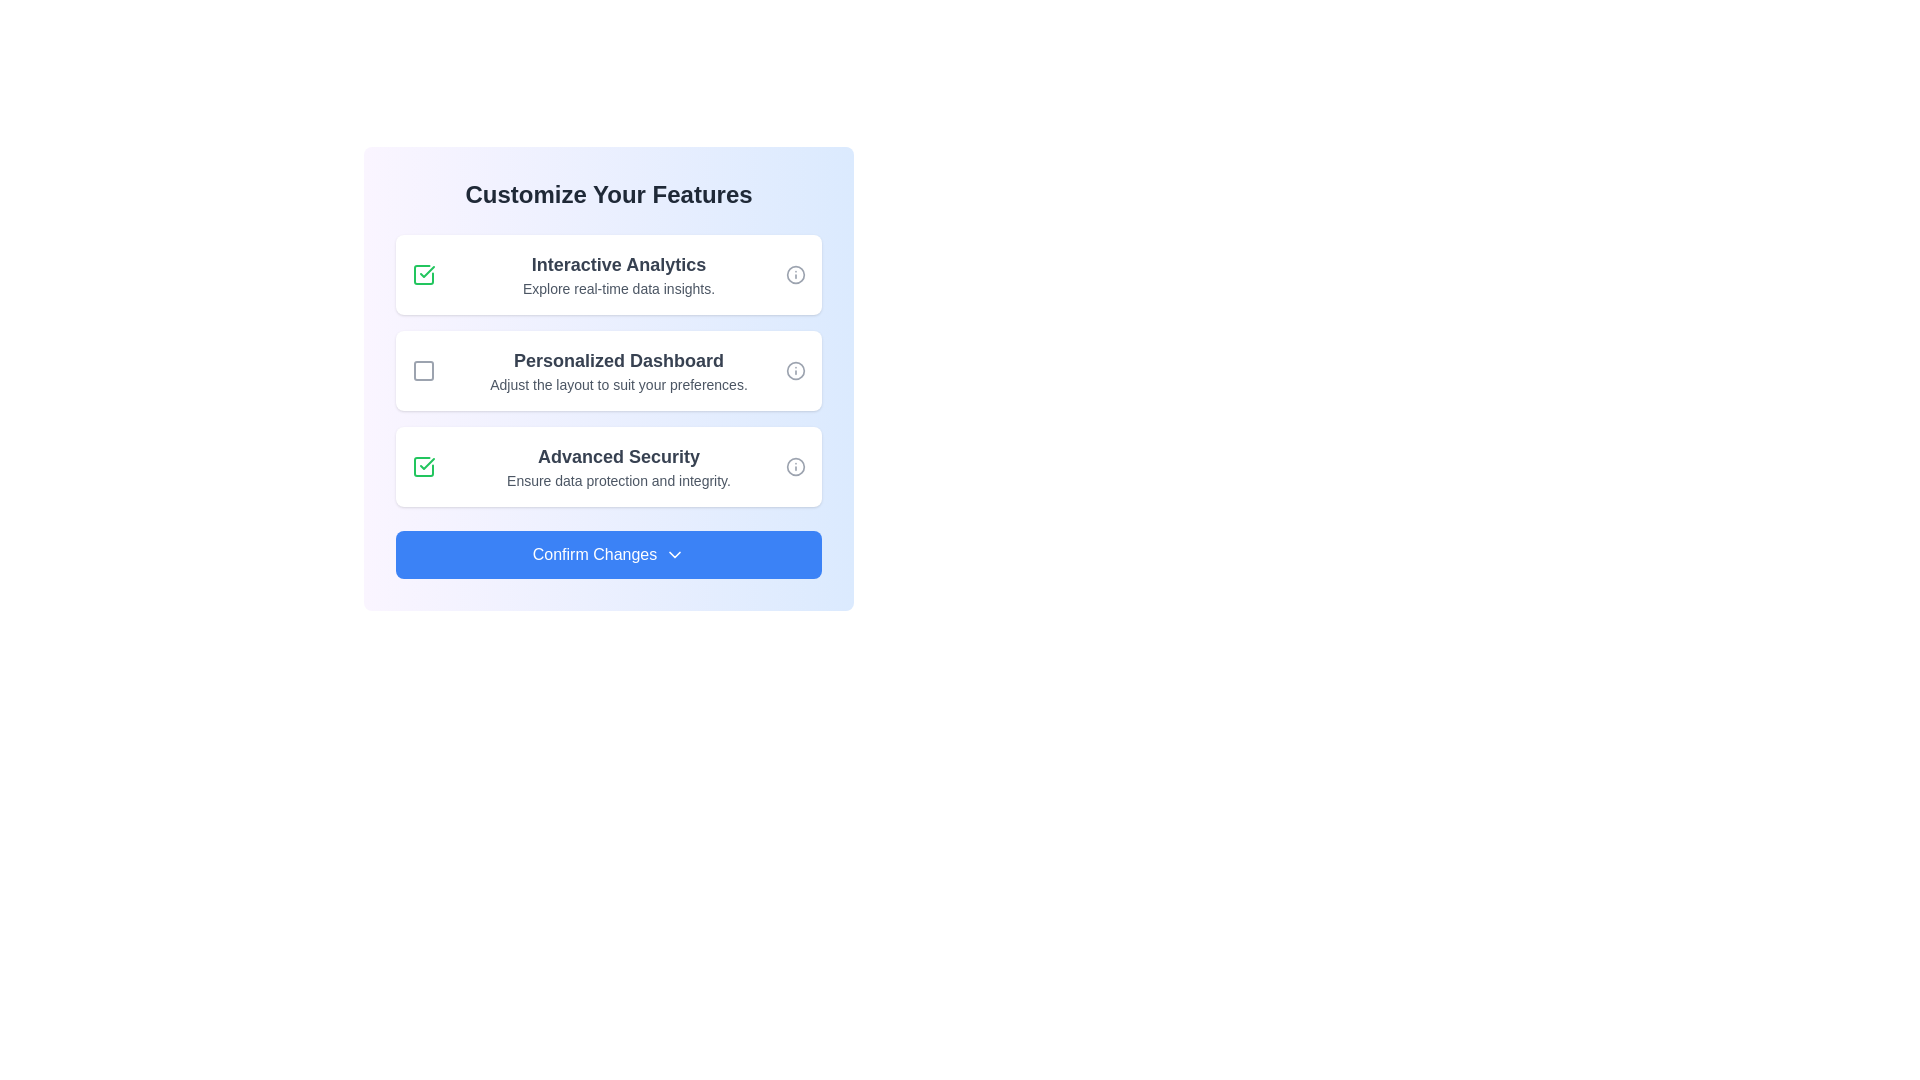 The width and height of the screenshot is (1920, 1080). I want to click on the Text Label that indicates the customization of the personalized dashboard feature, which is positioned above the description text and adjacent to the checkbox, so click(618, 361).